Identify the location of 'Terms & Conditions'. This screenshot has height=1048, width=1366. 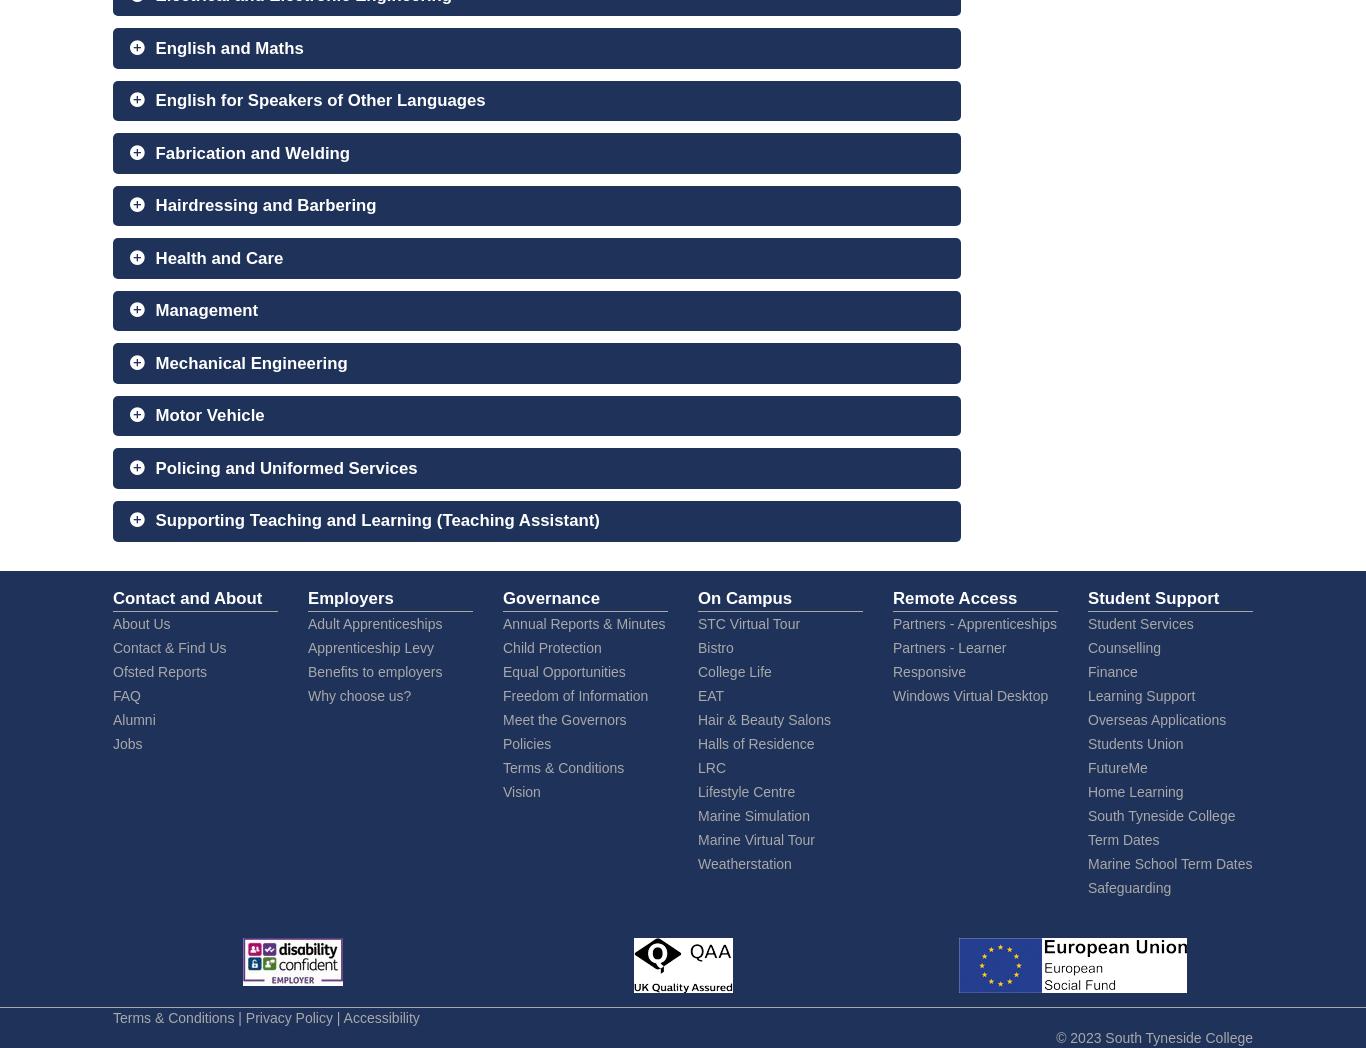
(172, 1016).